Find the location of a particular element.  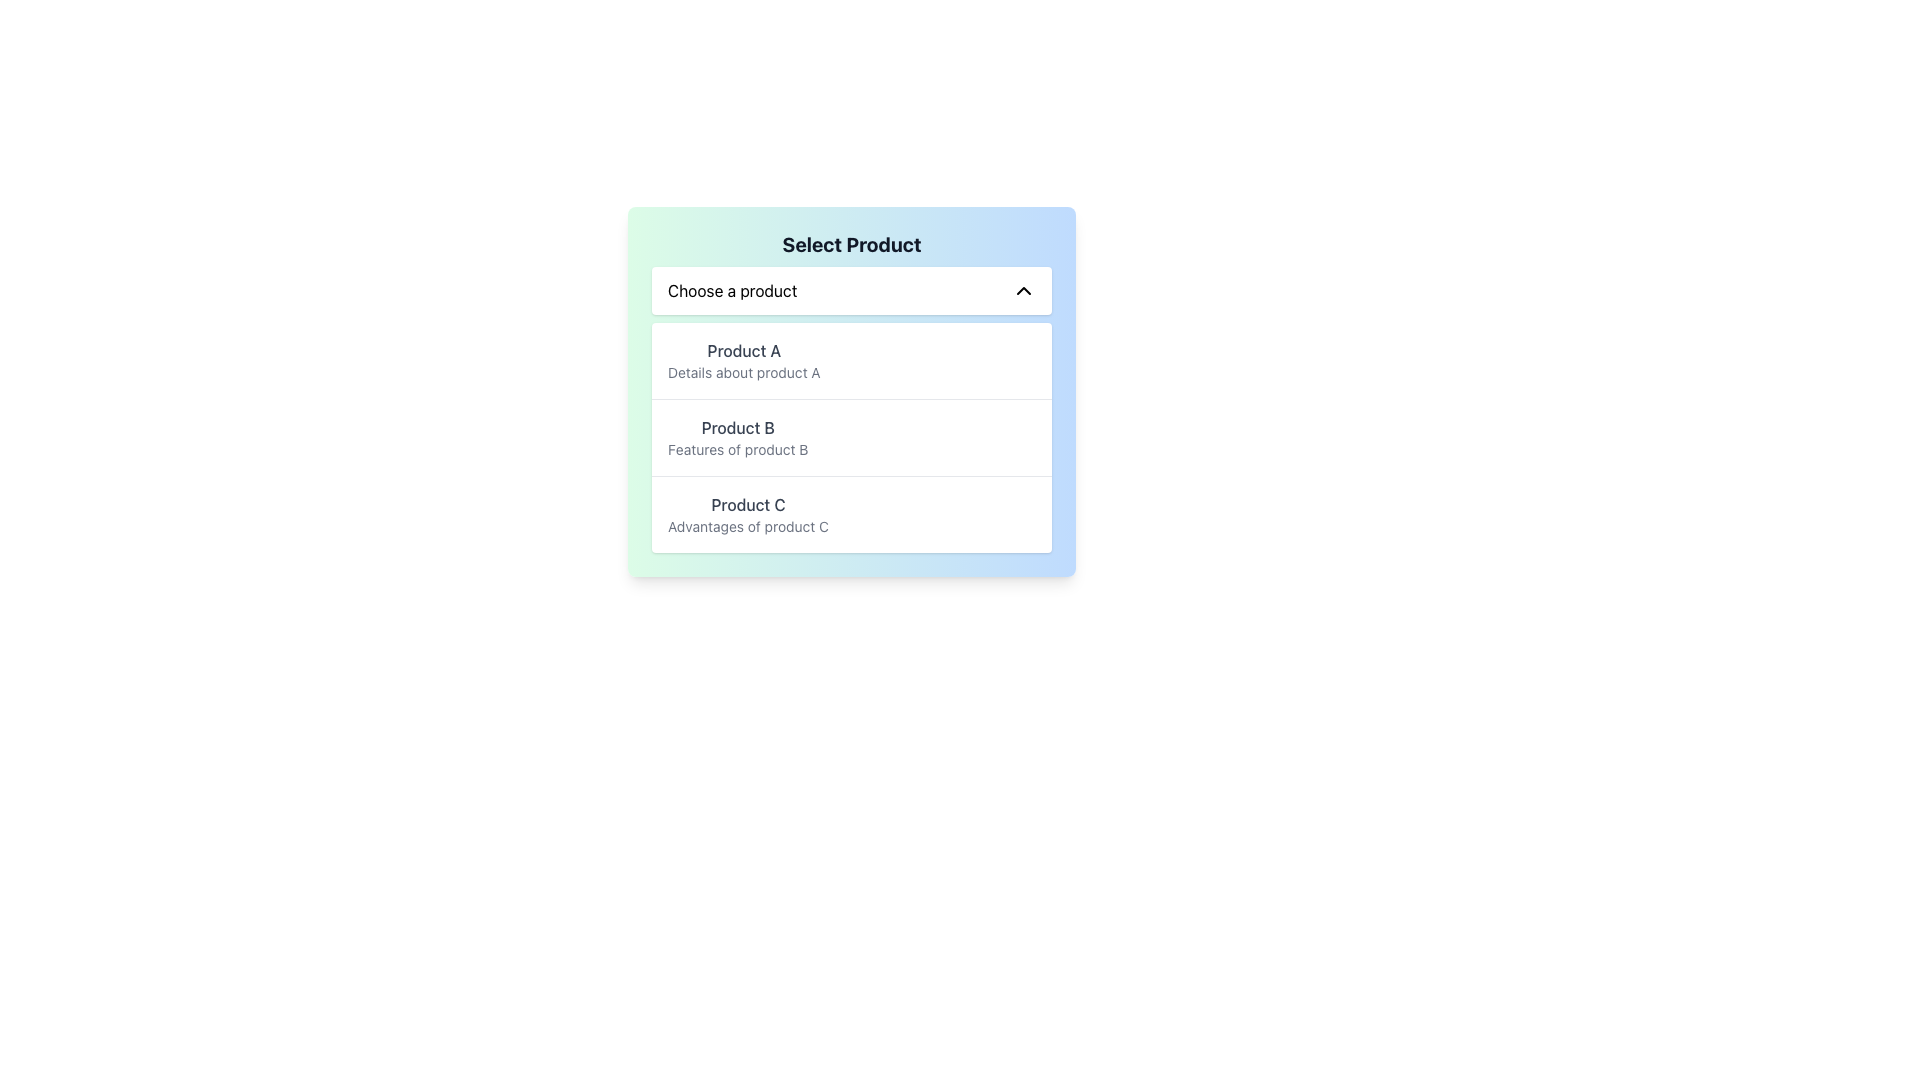

the text display that serves as the title for the dropdown option representing Product B, located in the second item of the 'Select Product' dropdown menu is located at coordinates (737, 427).